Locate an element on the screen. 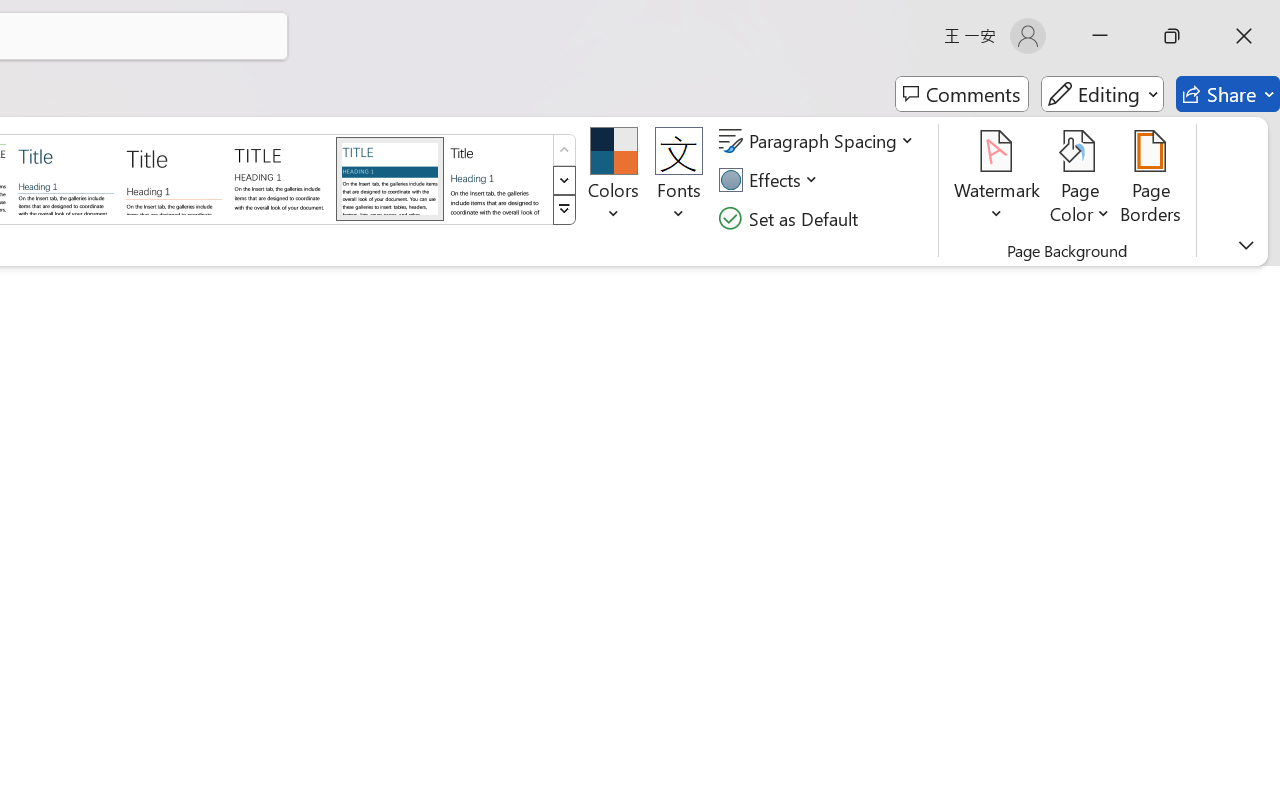 This screenshot has width=1280, height=800. 'Lines (Stylish)' is located at coordinates (174, 177).